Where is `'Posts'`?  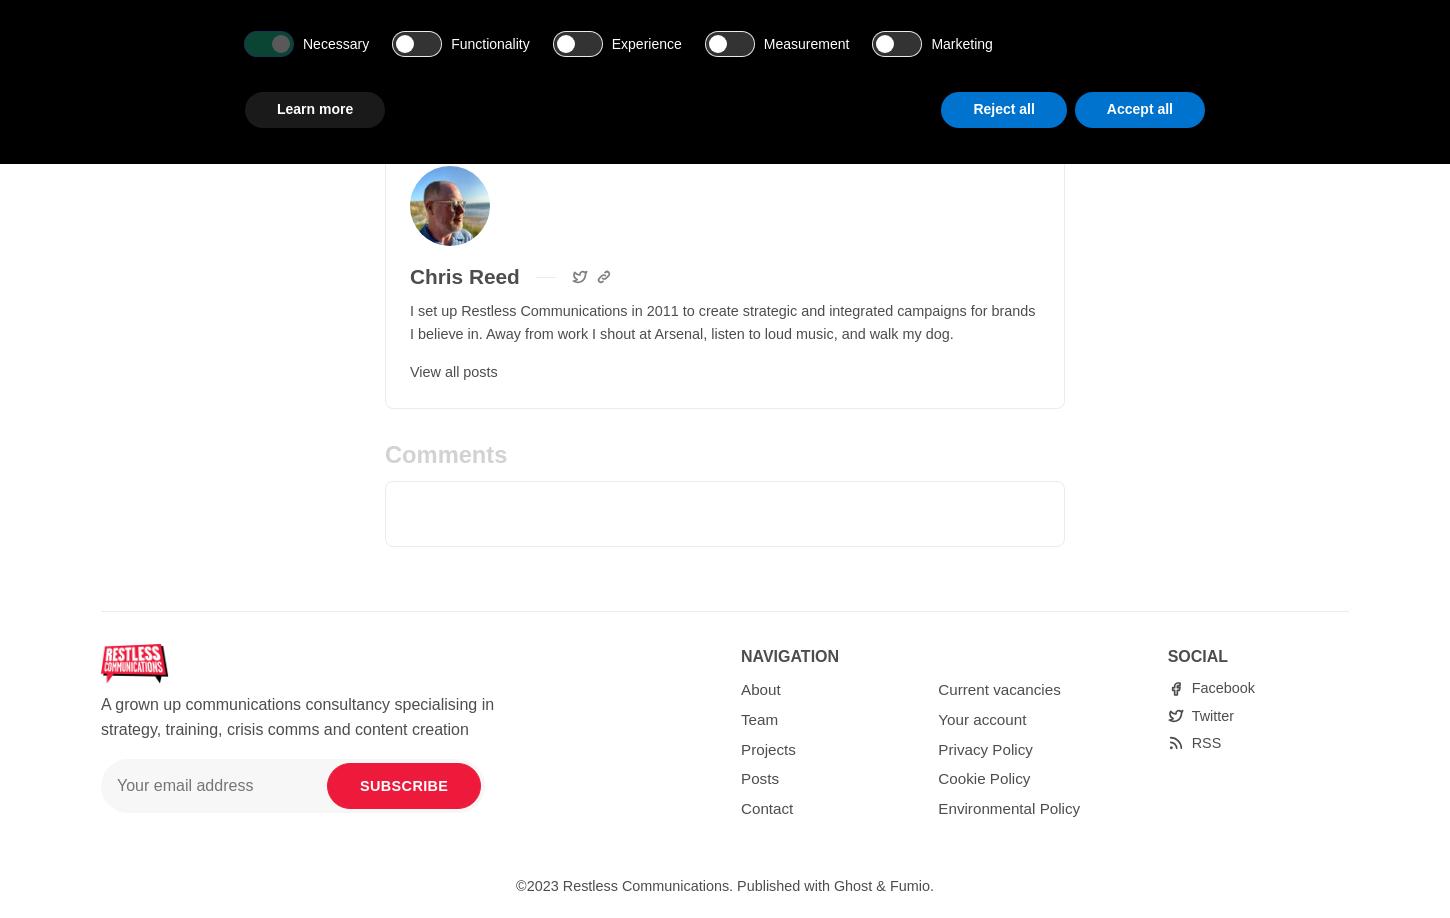 'Posts' is located at coordinates (759, 778).